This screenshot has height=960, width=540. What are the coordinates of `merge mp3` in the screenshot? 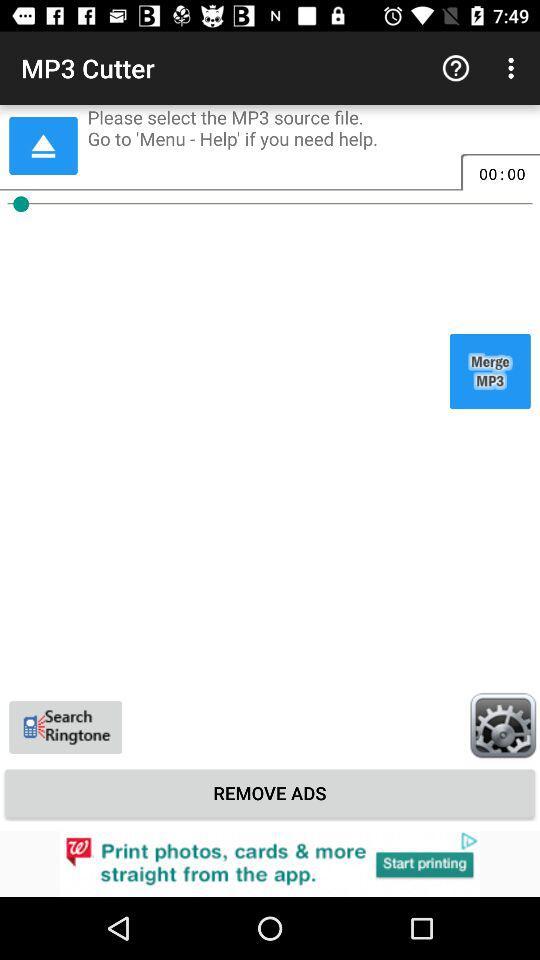 It's located at (489, 370).